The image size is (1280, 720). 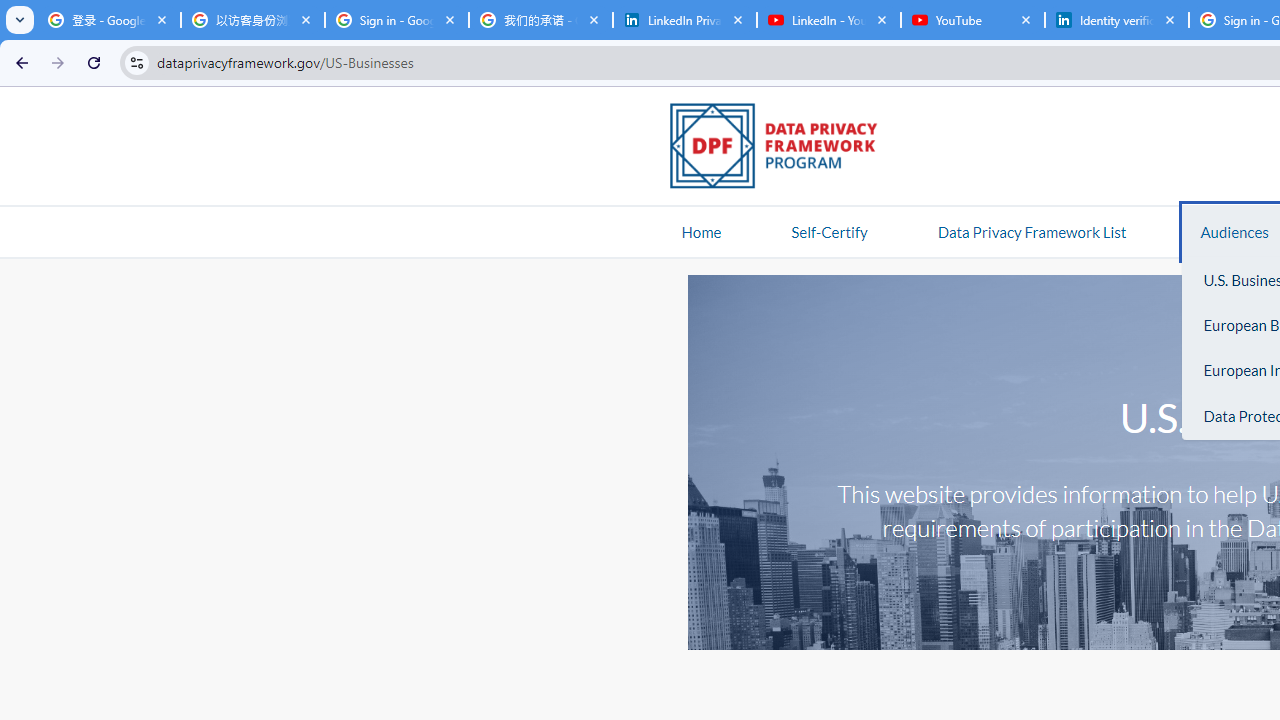 What do you see at coordinates (829, 230) in the screenshot?
I see `'Self-Certify'` at bounding box center [829, 230].